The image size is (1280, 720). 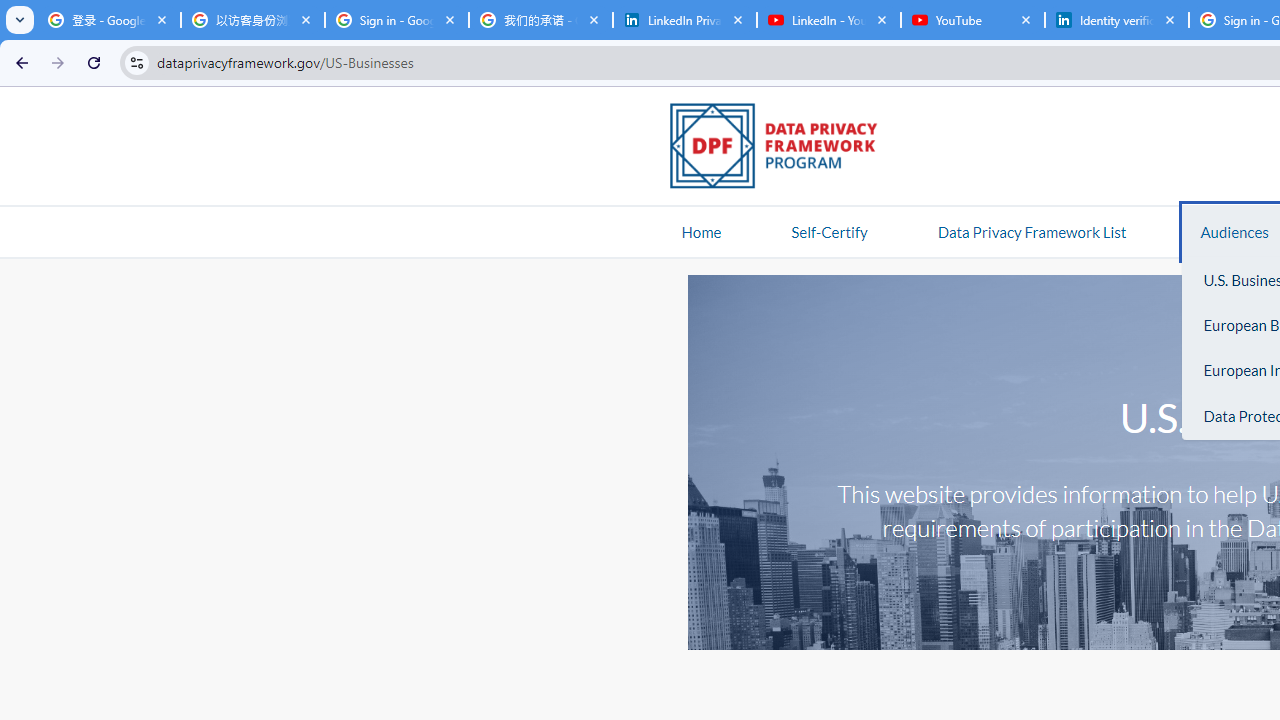 What do you see at coordinates (829, 230) in the screenshot?
I see `'Self-Certify'` at bounding box center [829, 230].